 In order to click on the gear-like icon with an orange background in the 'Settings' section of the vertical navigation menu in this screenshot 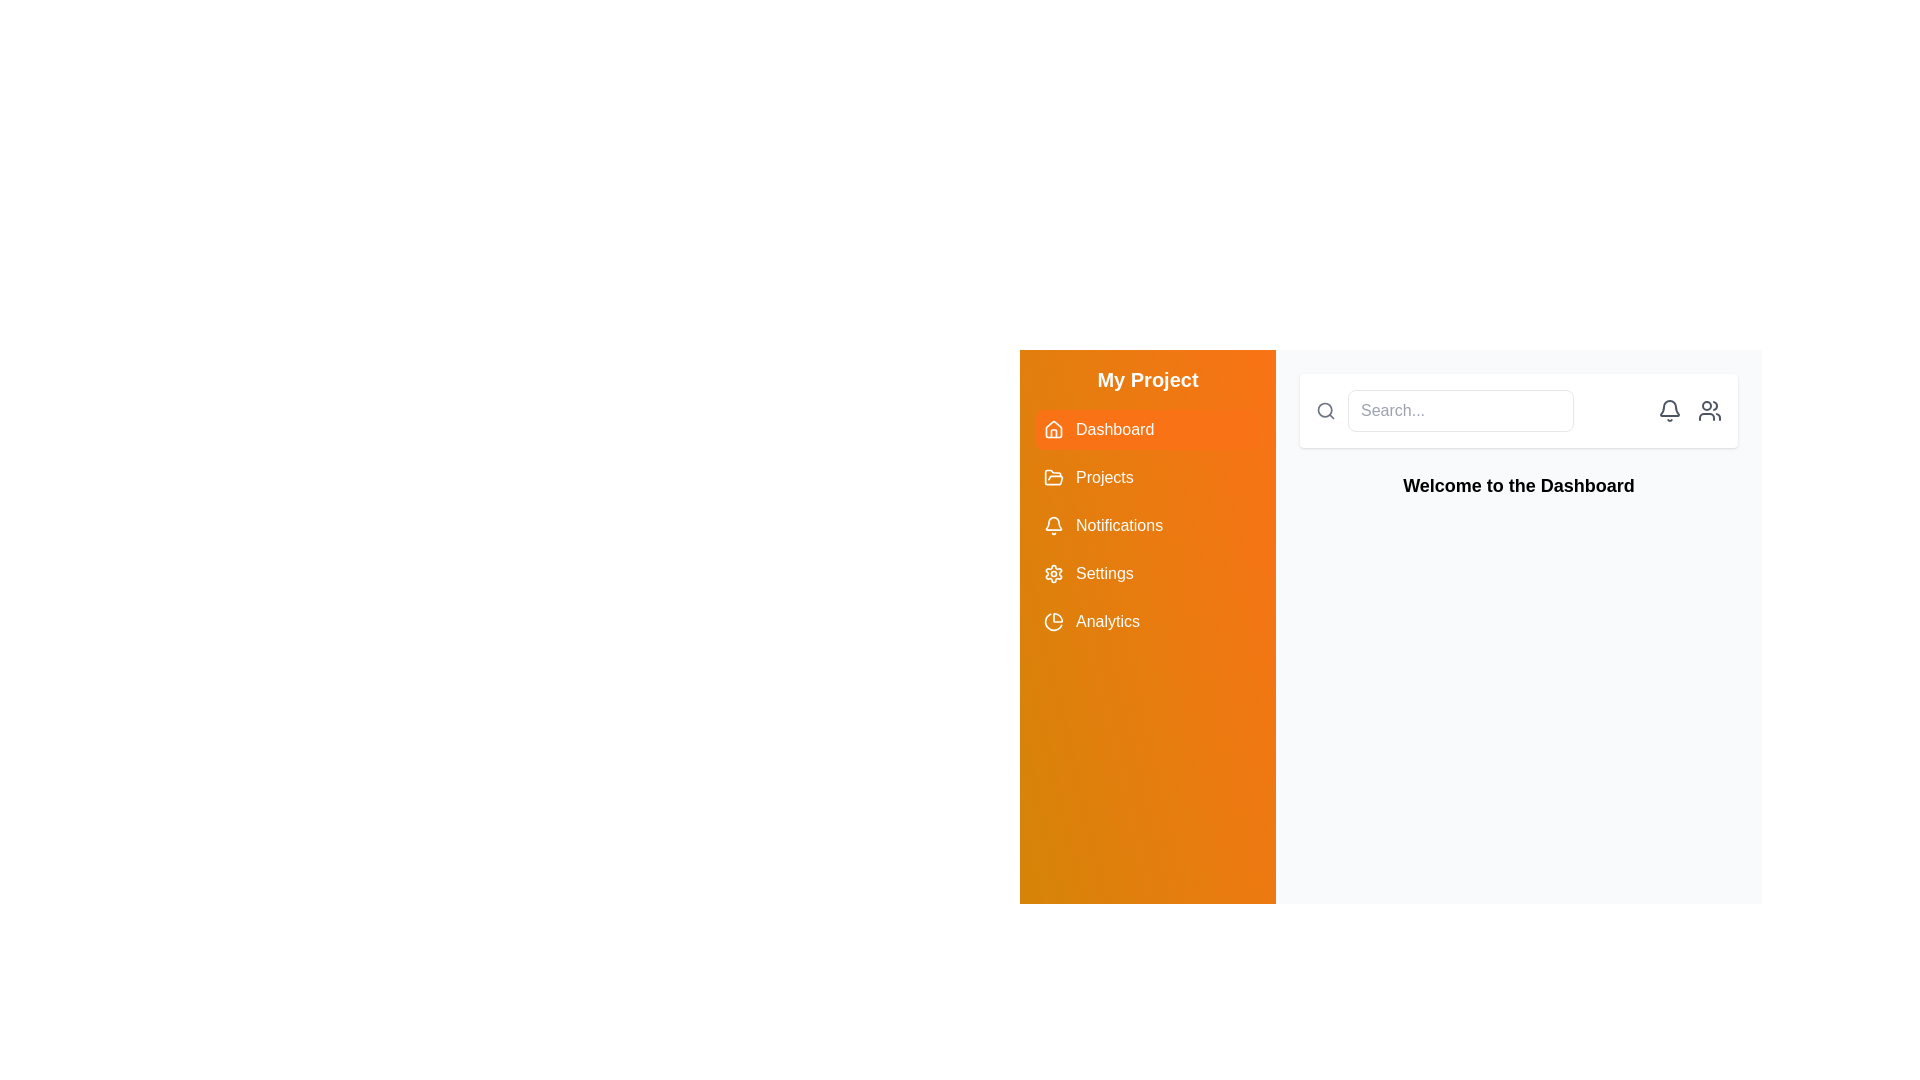, I will do `click(1053, 574)`.